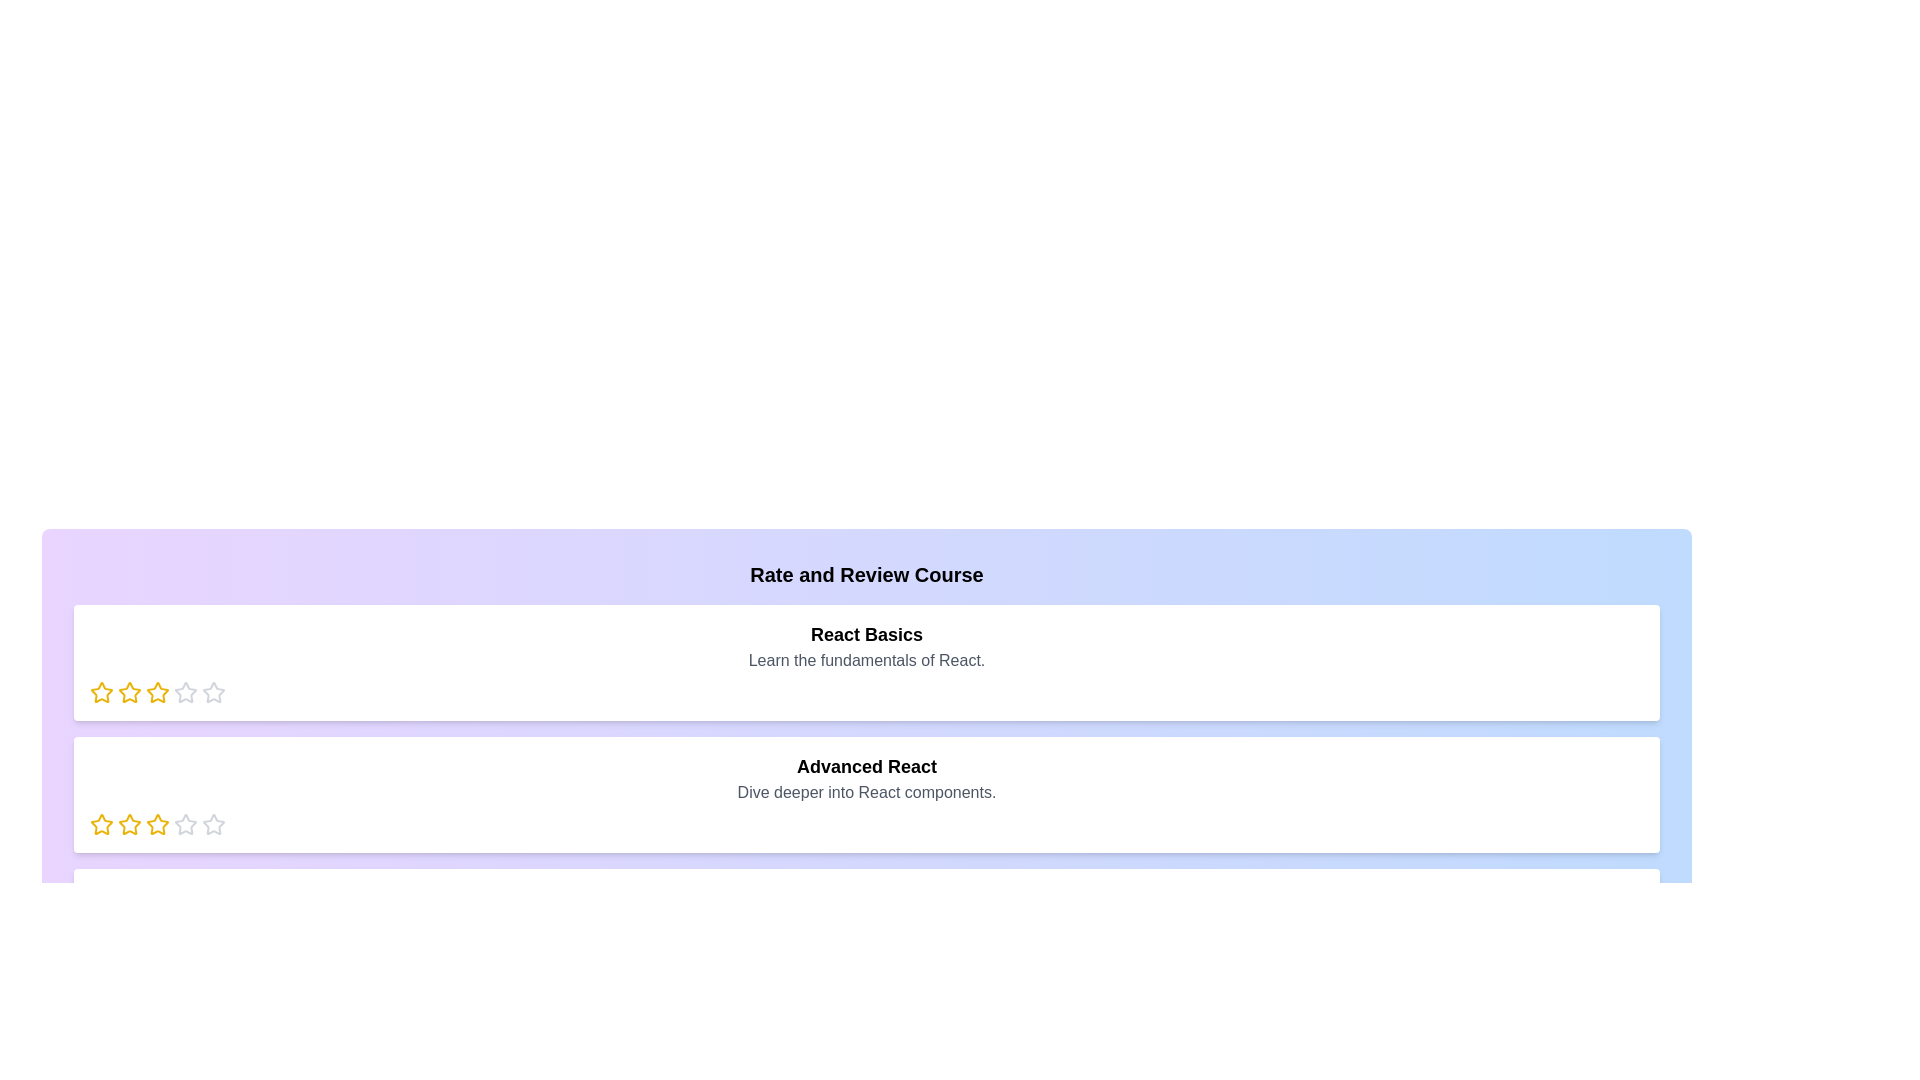 The width and height of the screenshot is (1920, 1080). What do you see at coordinates (186, 691) in the screenshot?
I see `the third star-shaped button in the rating control group` at bounding box center [186, 691].